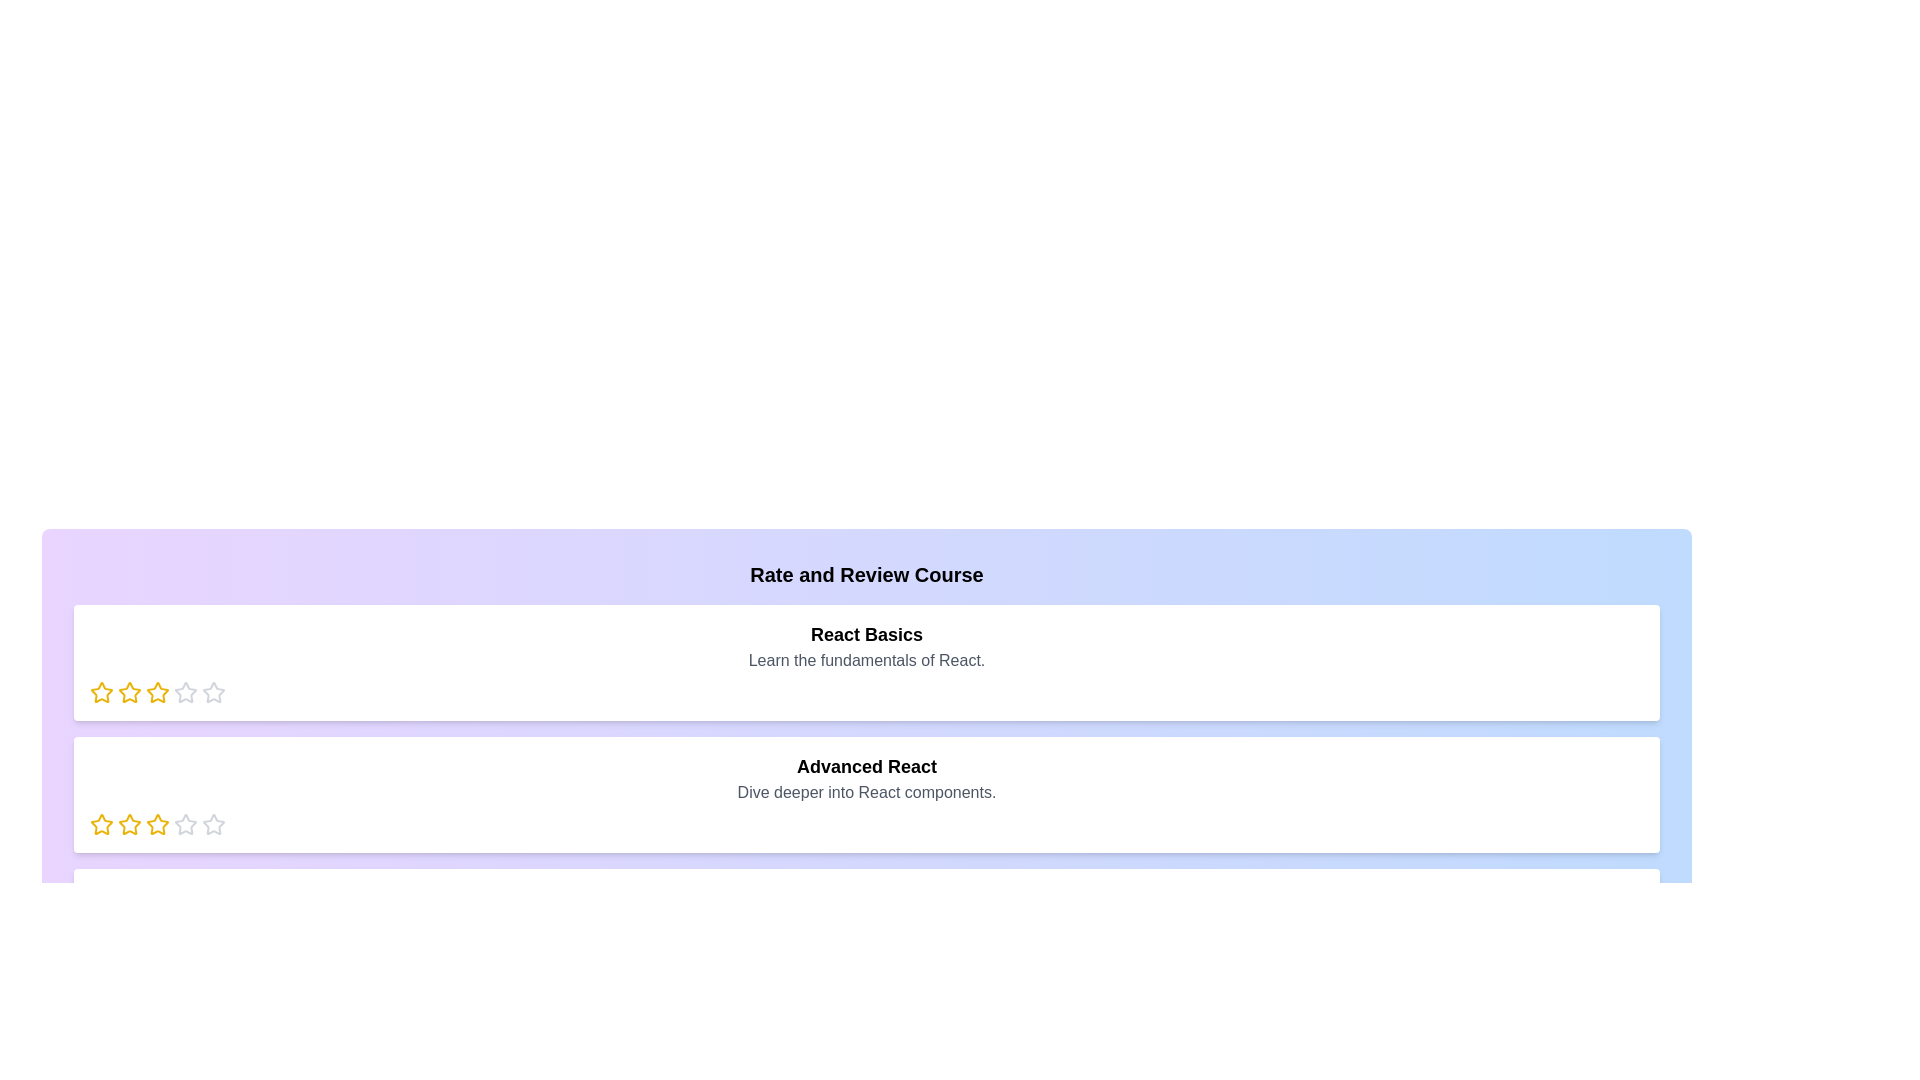 The width and height of the screenshot is (1920, 1080). What do you see at coordinates (186, 691) in the screenshot?
I see `the third star-shaped button in the rating control group` at bounding box center [186, 691].